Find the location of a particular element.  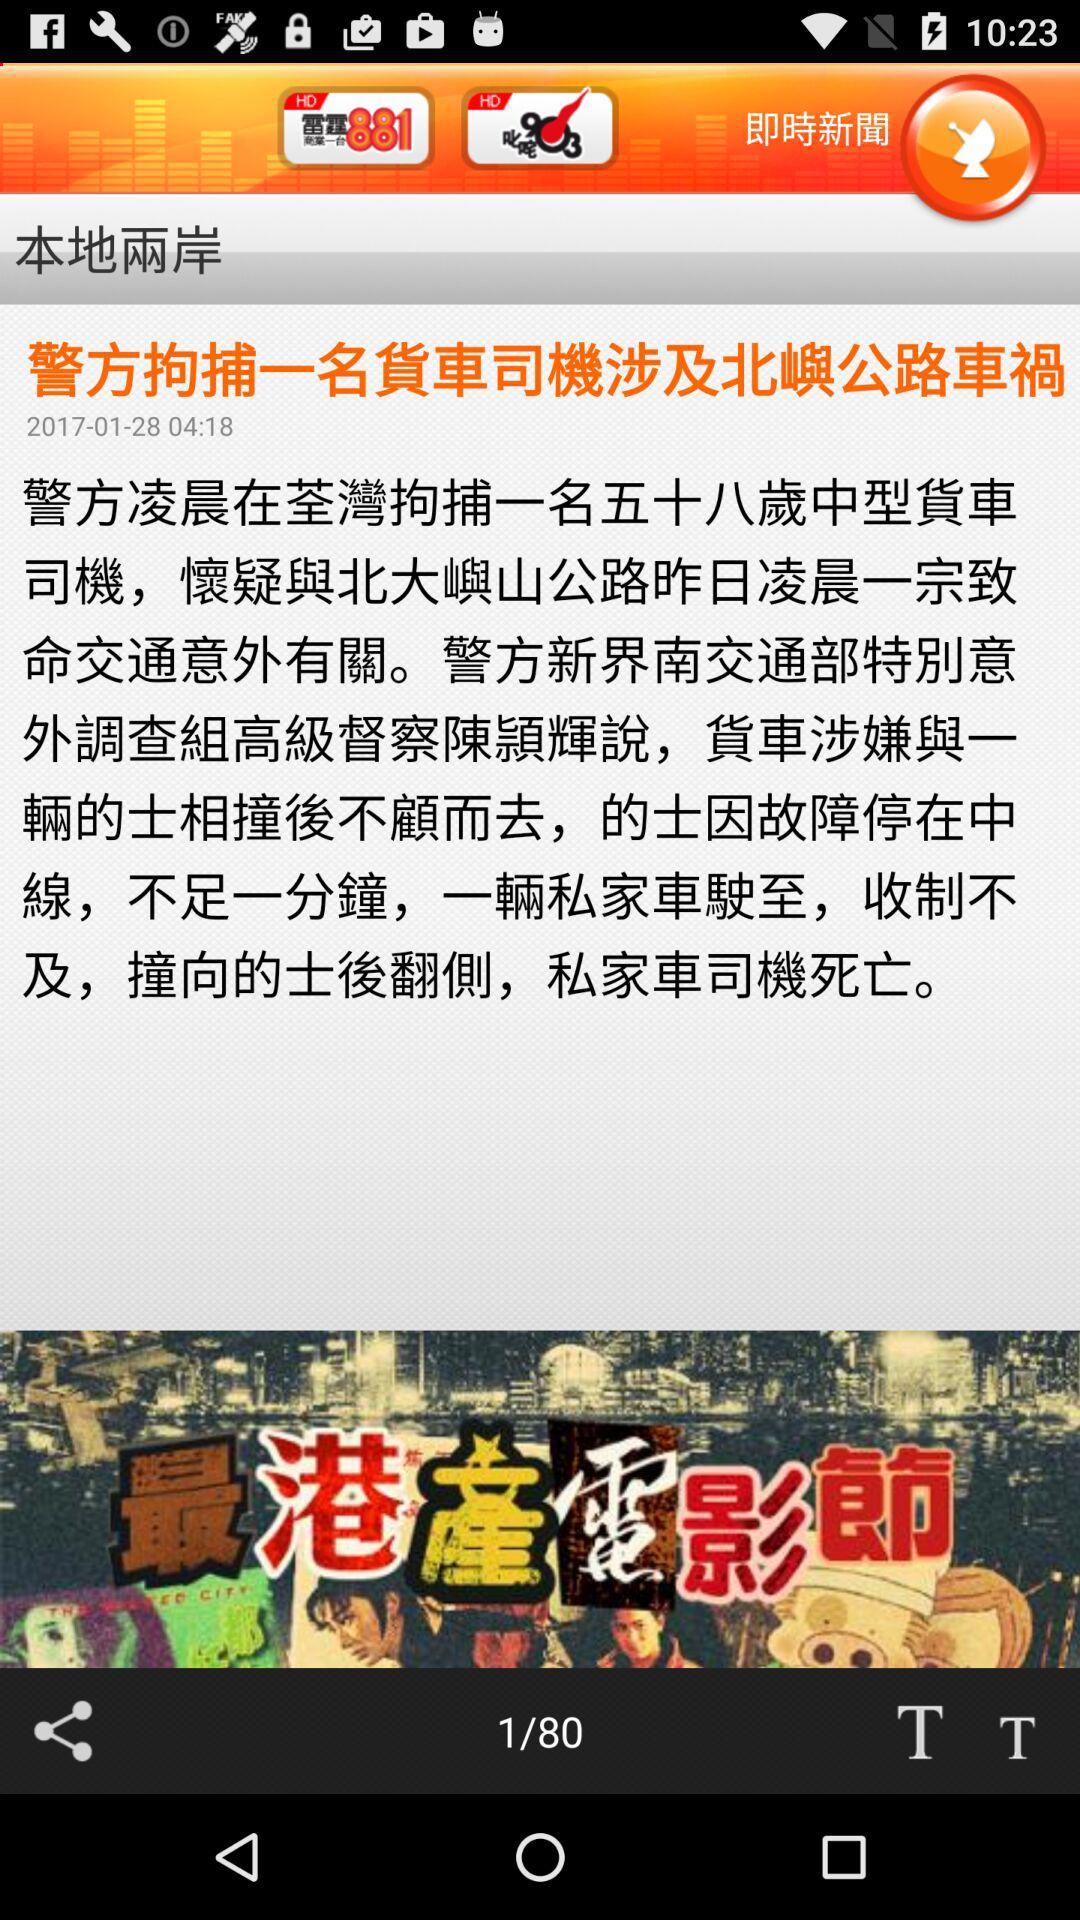

the font icon is located at coordinates (919, 1851).